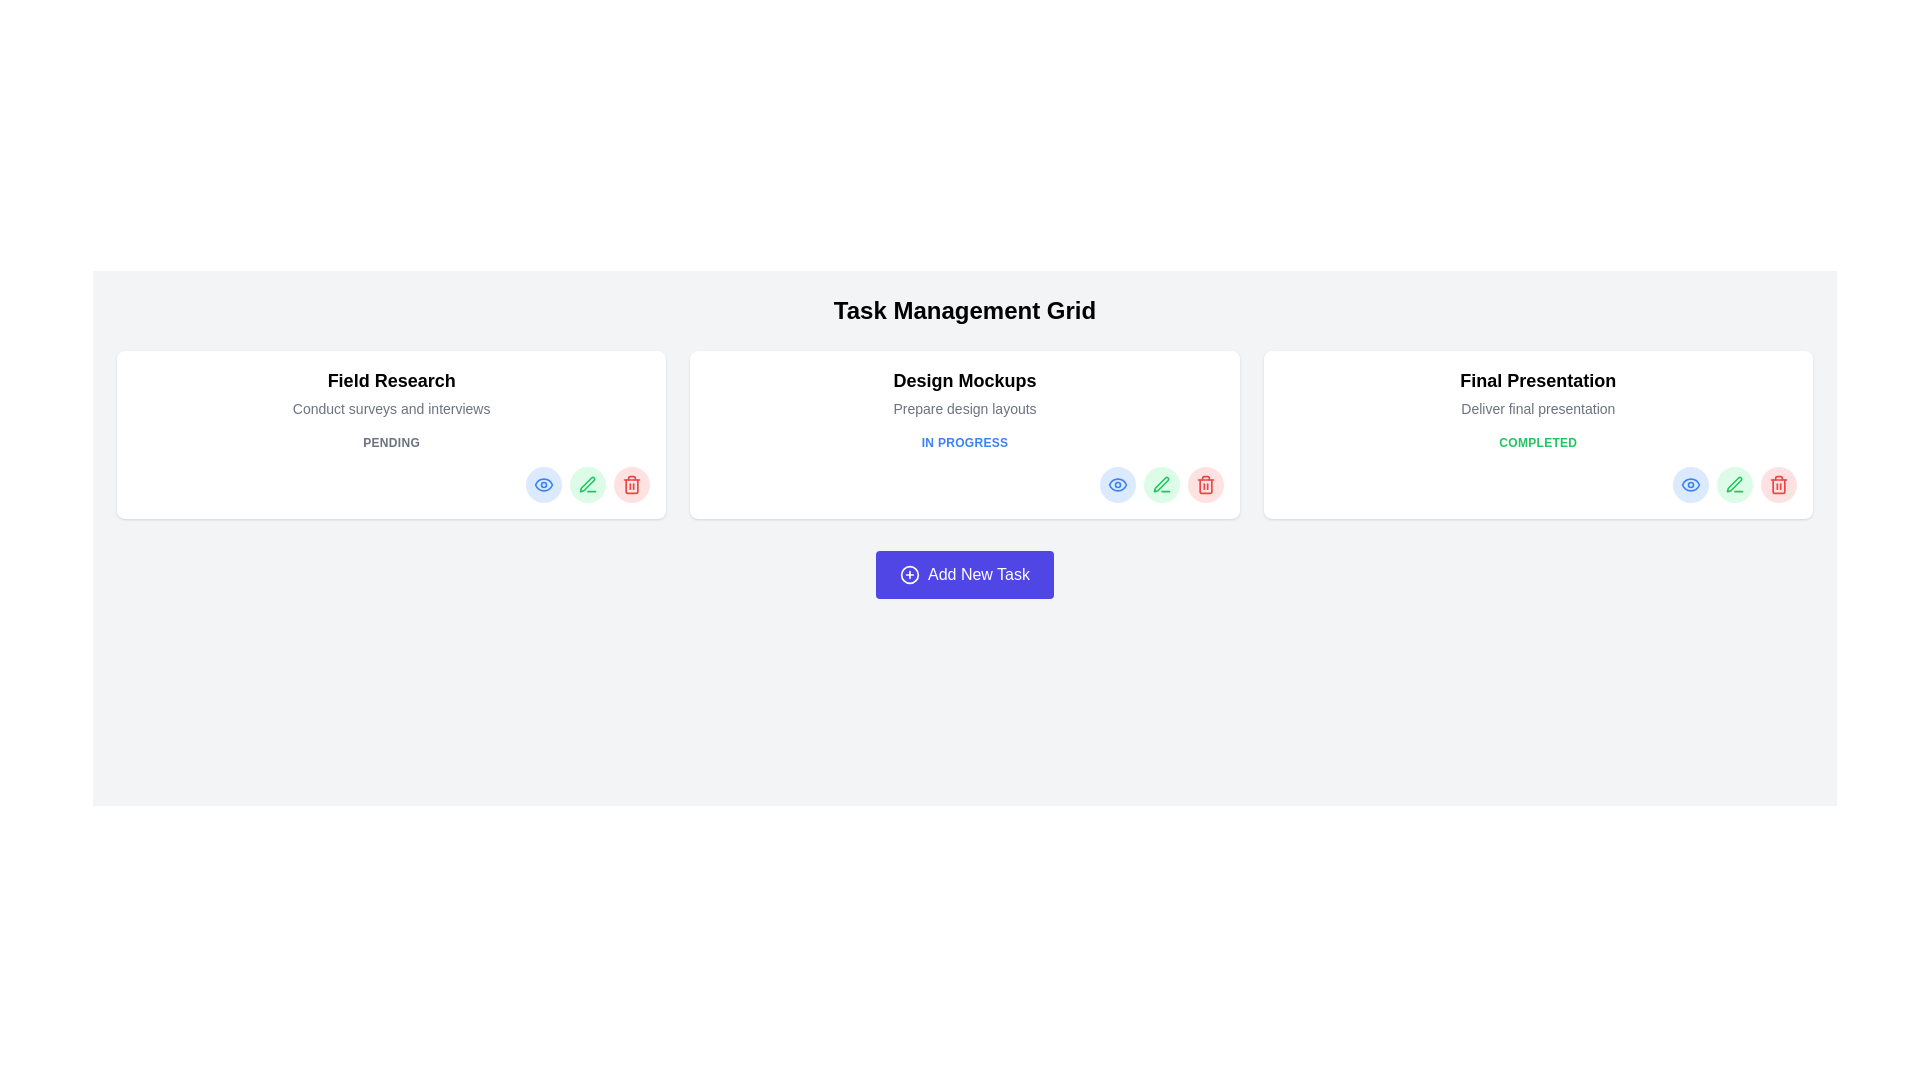 The width and height of the screenshot is (1920, 1080). What do you see at coordinates (587, 485) in the screenshot?
I see `the pen icon with a green stroke located at the center-bottom of the 'Field Research' task card` at bounding box center [587, 485].